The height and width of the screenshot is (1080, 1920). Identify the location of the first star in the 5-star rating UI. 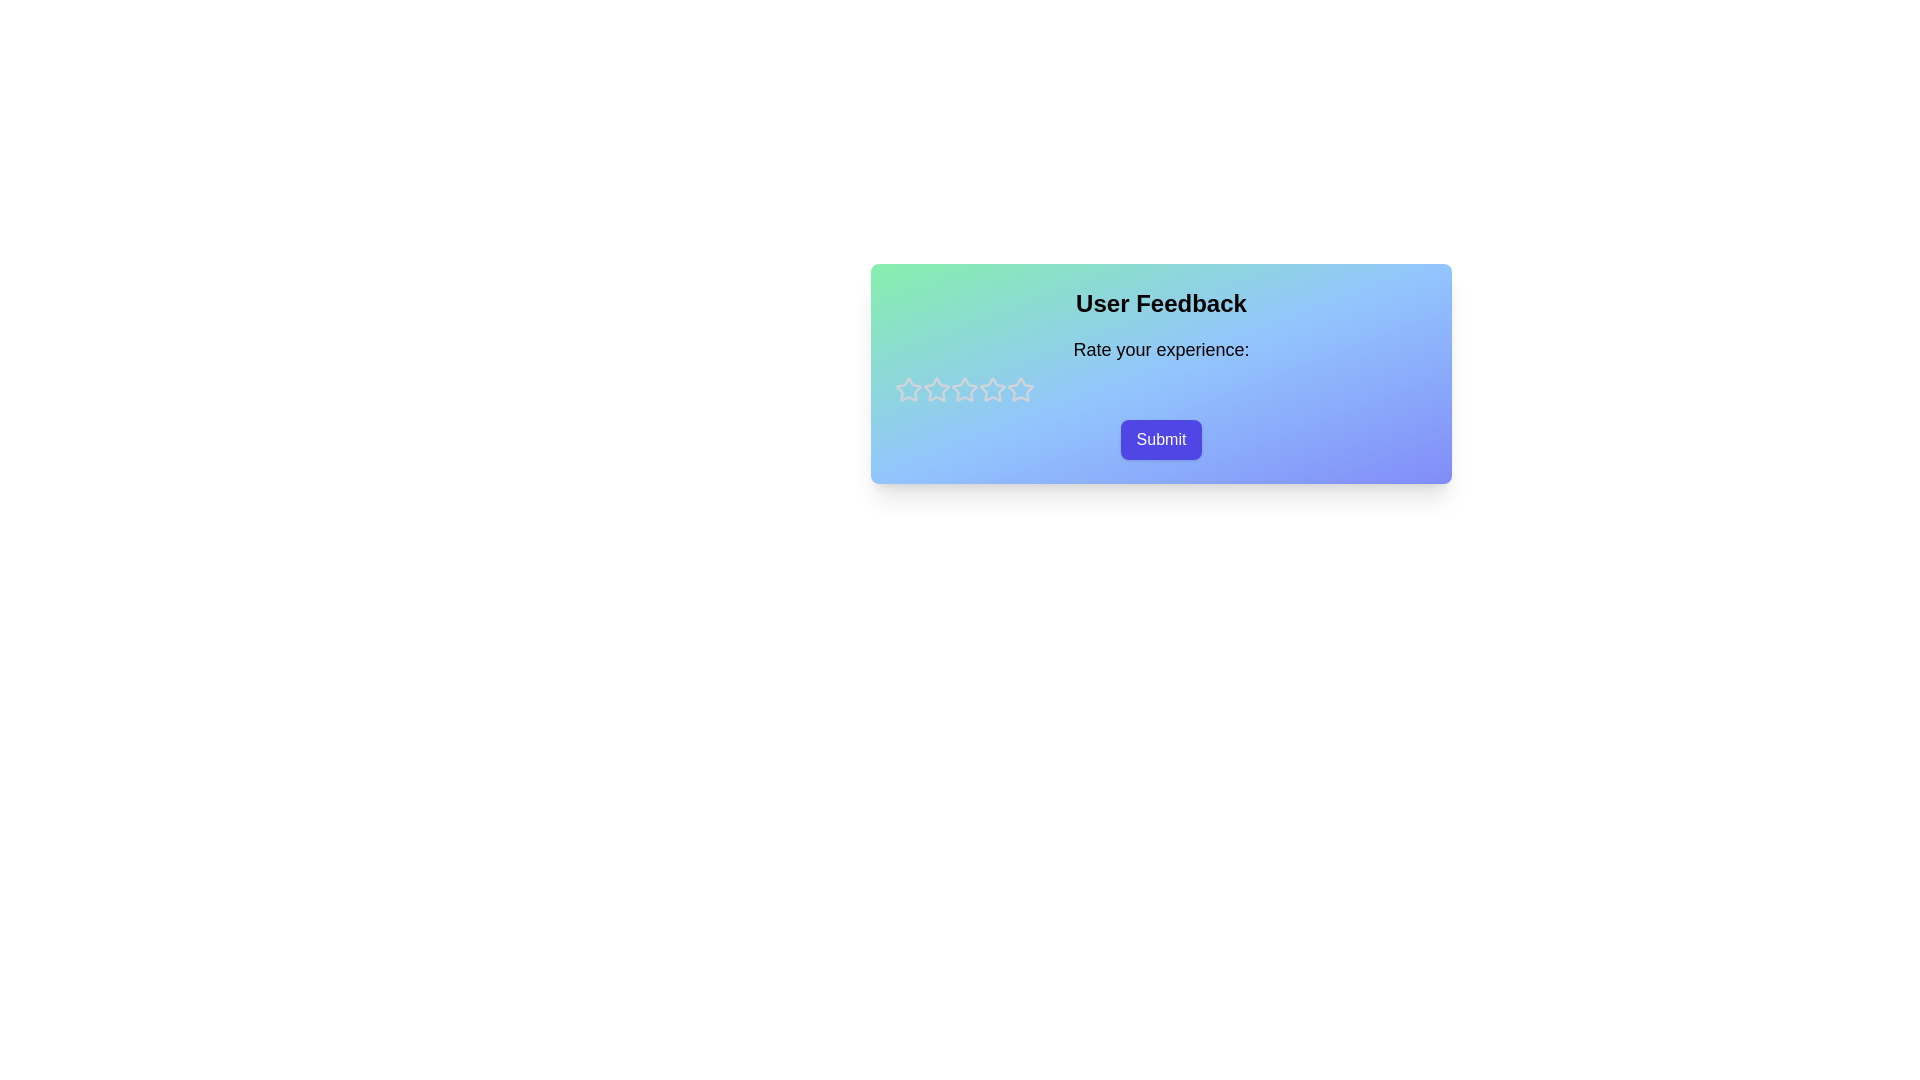
(935, 389).